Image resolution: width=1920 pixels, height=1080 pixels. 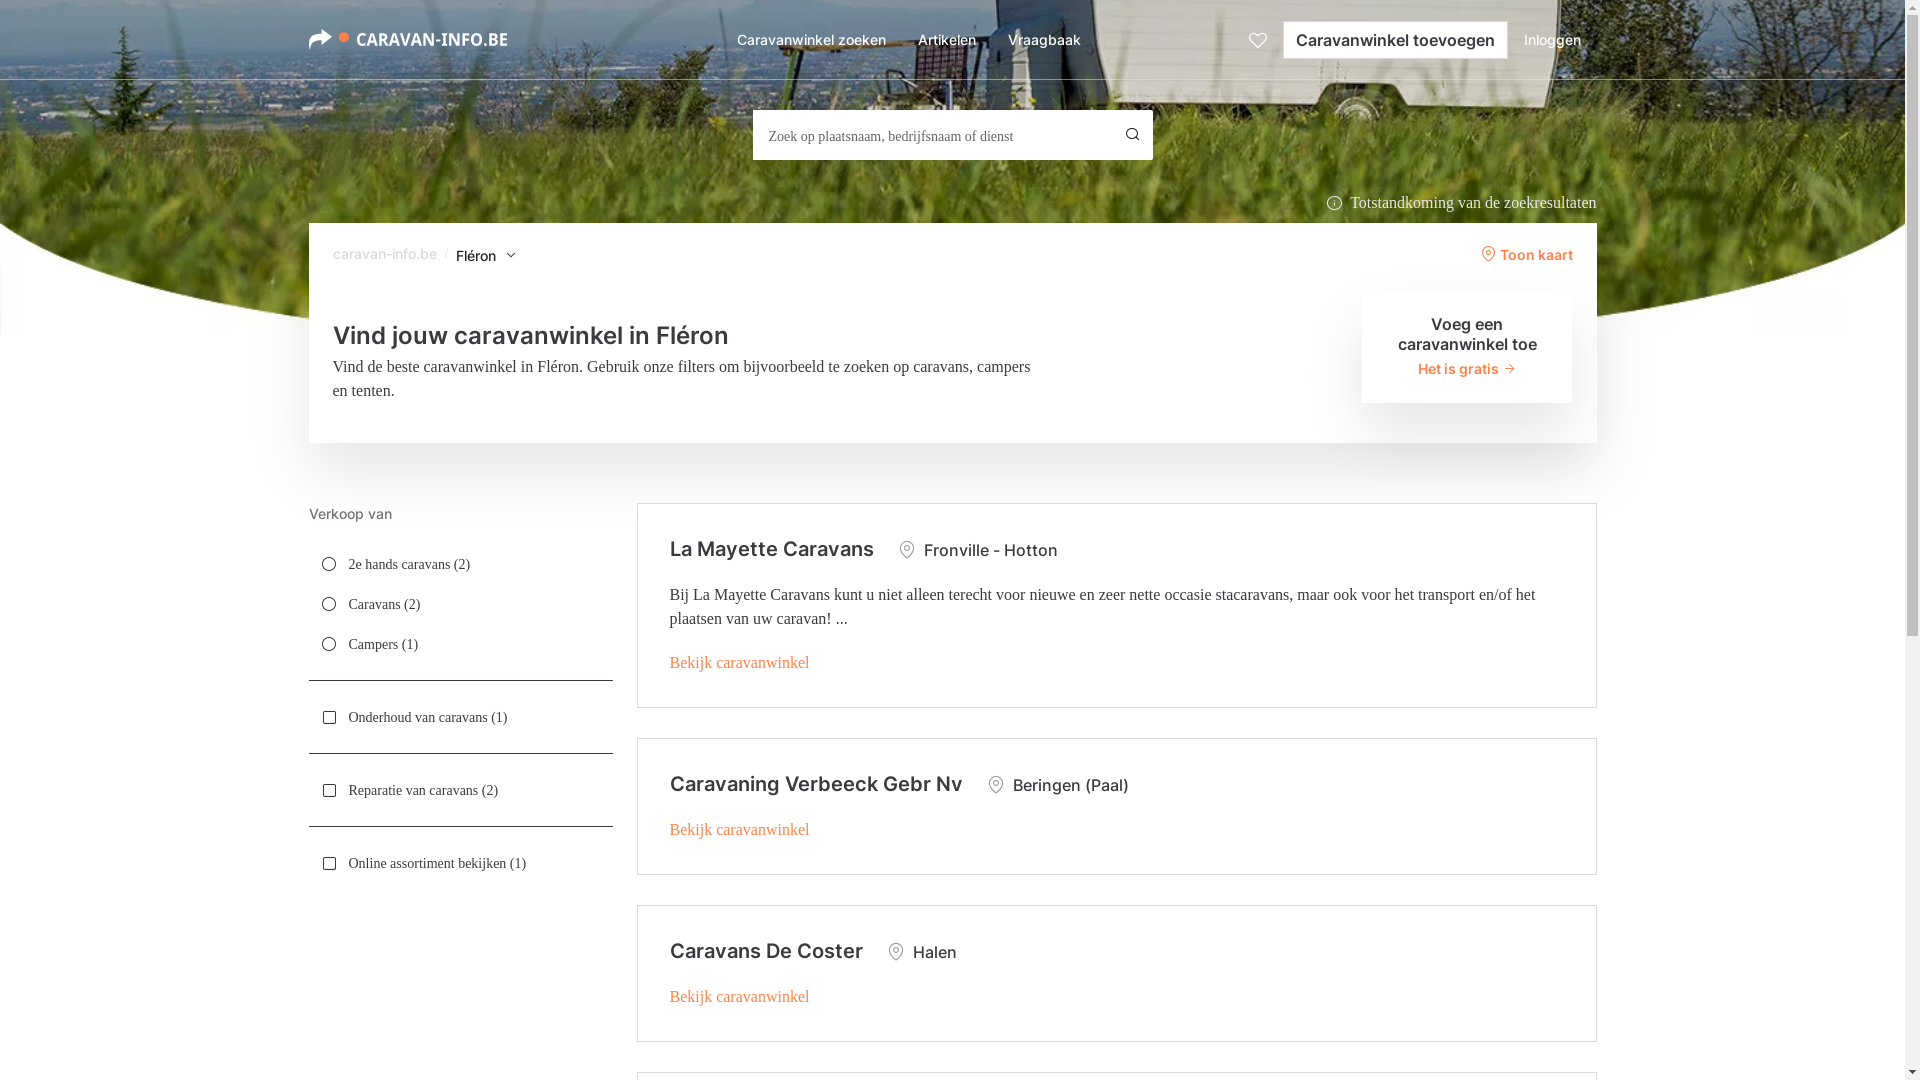 What do you see at coordinates (1043, 39) in the screenshot?
I see `'Vraagbaak'` at bounding box center [1043, 39].